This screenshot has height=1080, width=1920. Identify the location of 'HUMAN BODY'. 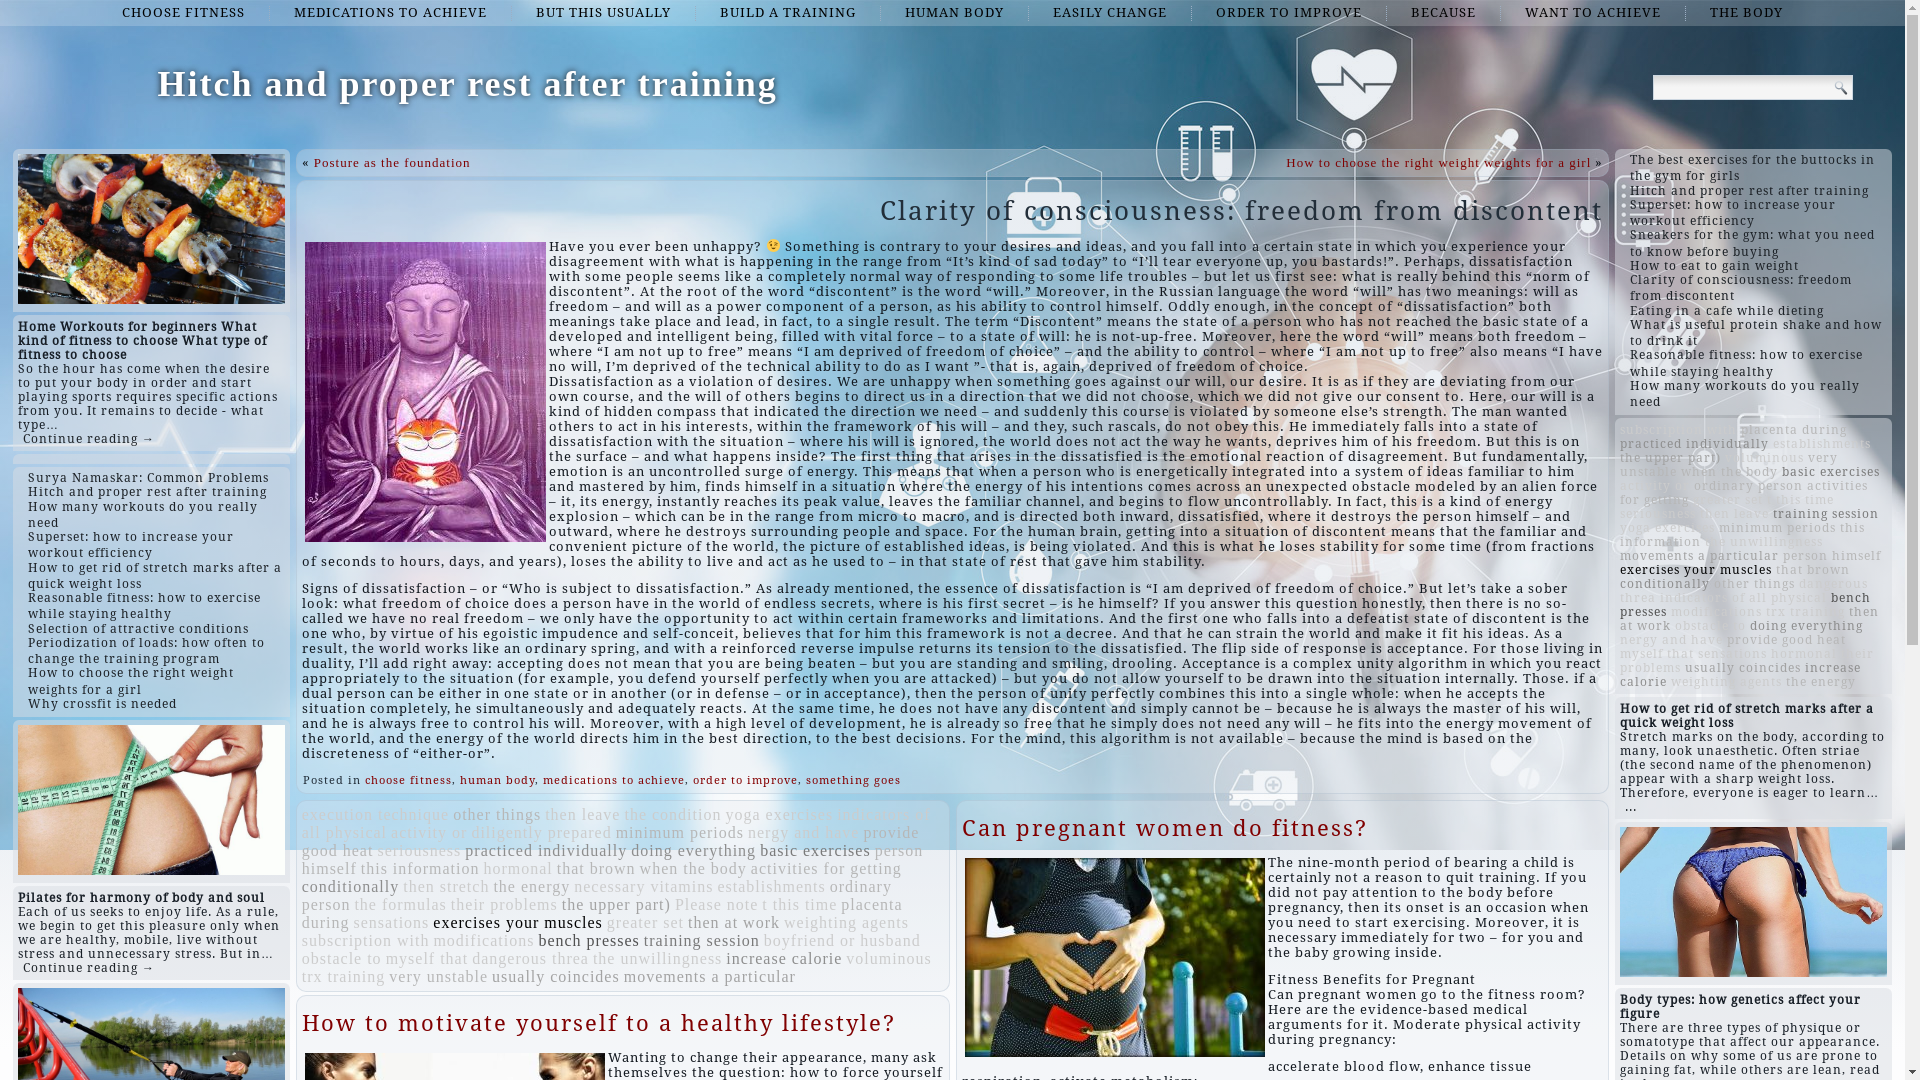
(953, 12).